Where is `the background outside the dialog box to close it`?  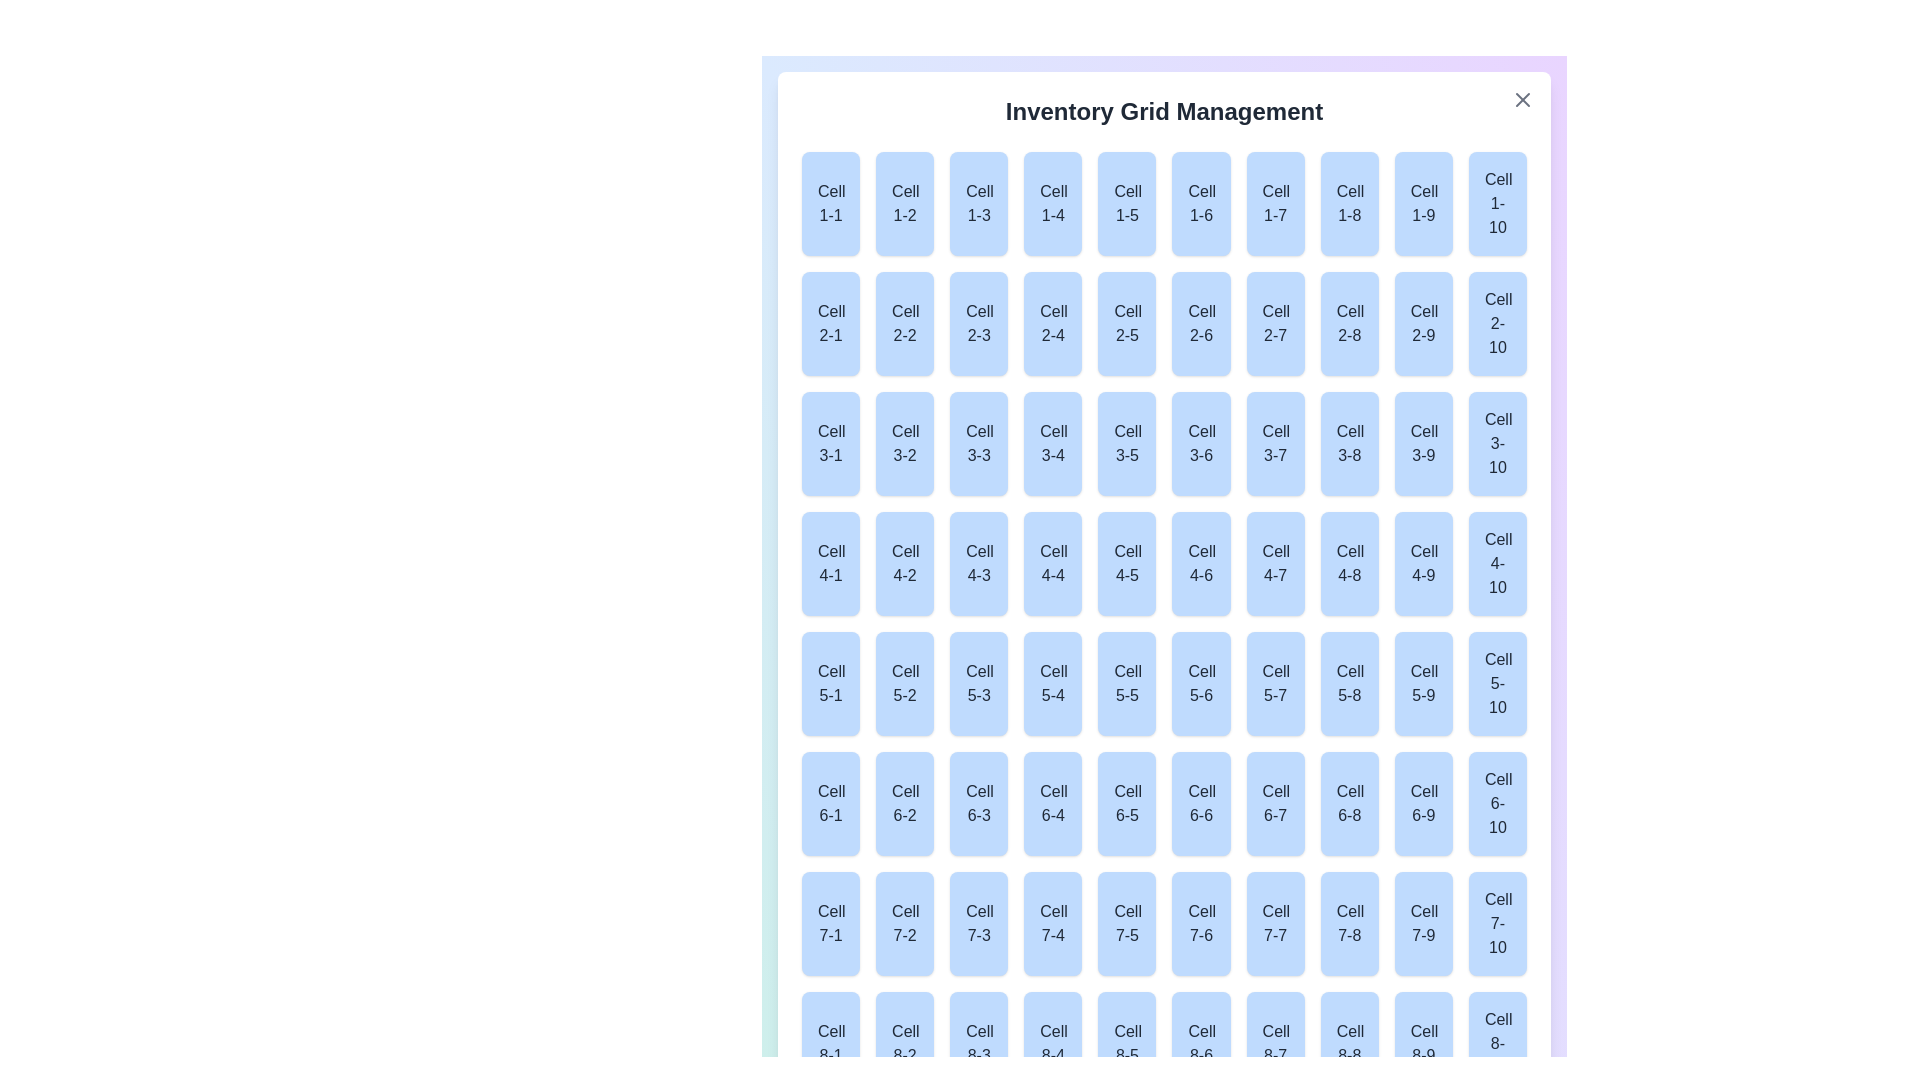
the background outside the dialog box to close it is located at coordinates (499, 499).